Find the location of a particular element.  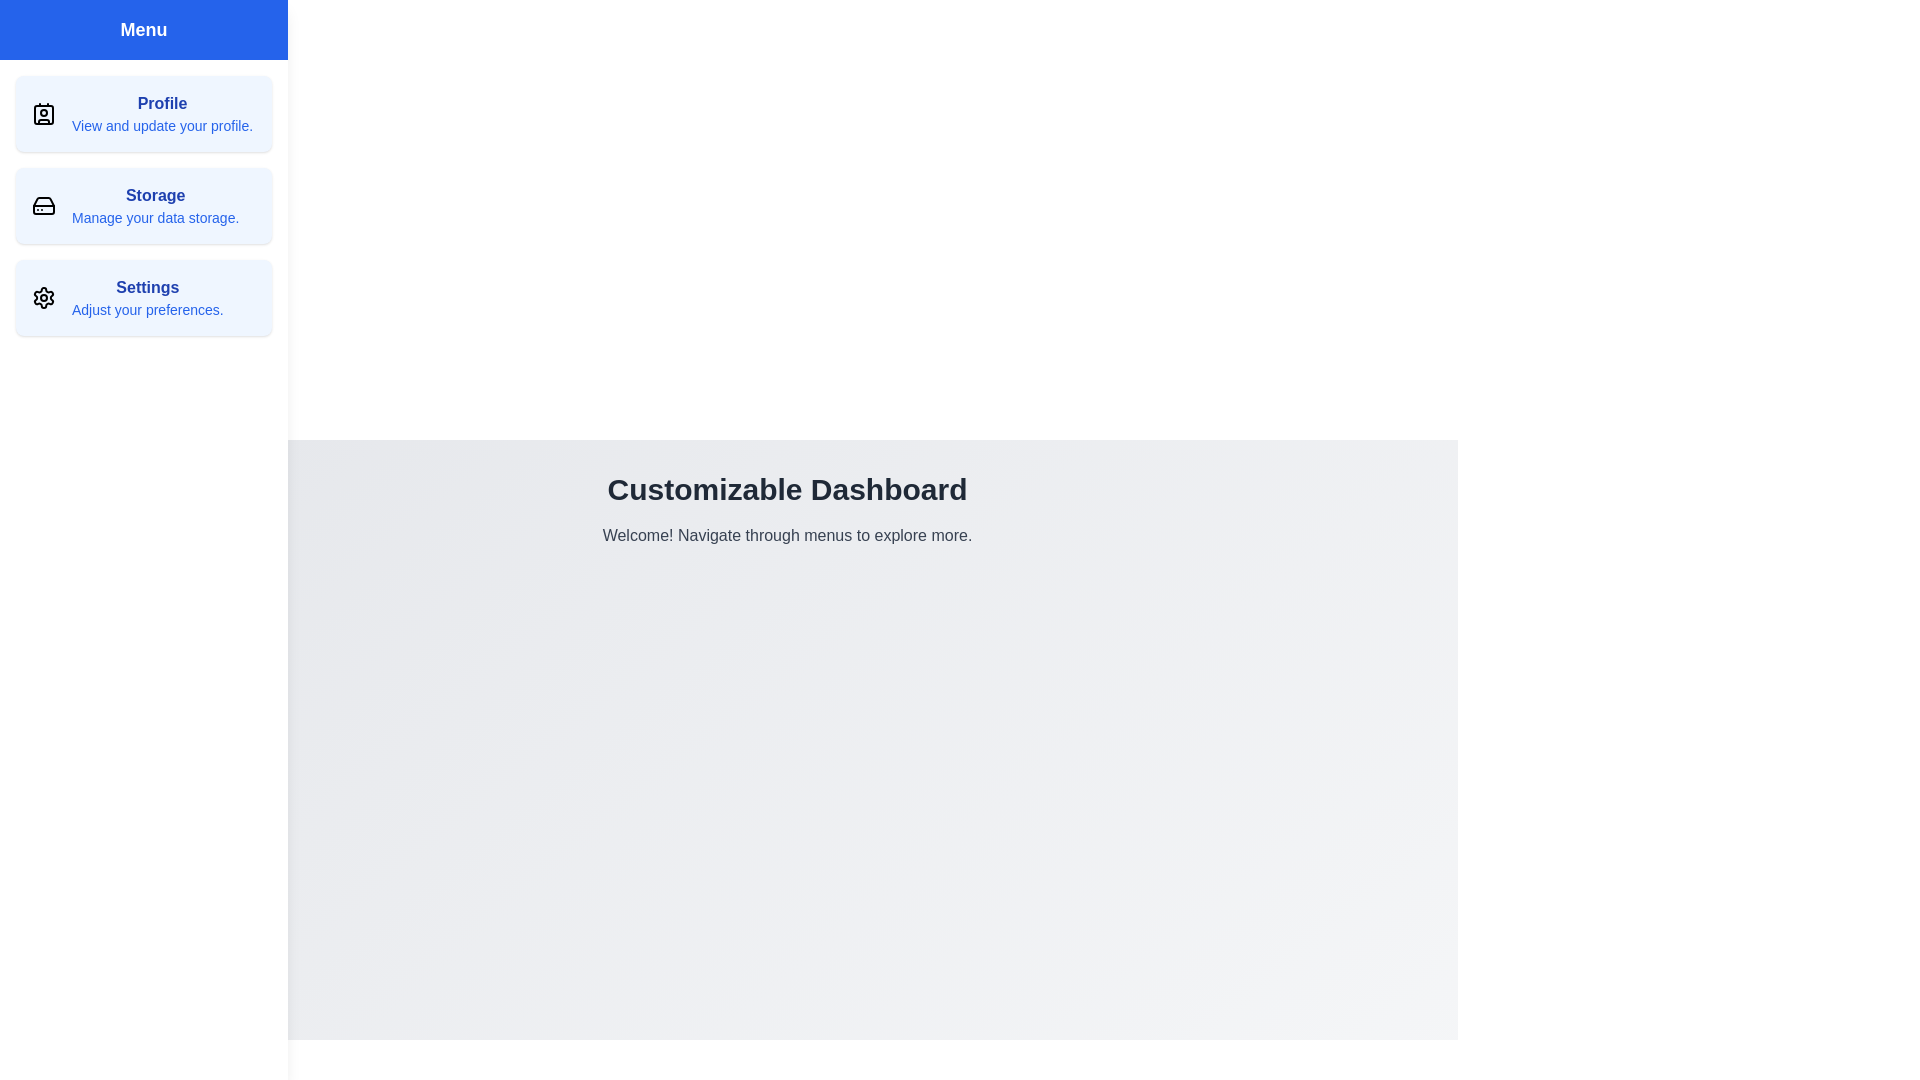

the menu item Storage is located at coordinates (143, 205).